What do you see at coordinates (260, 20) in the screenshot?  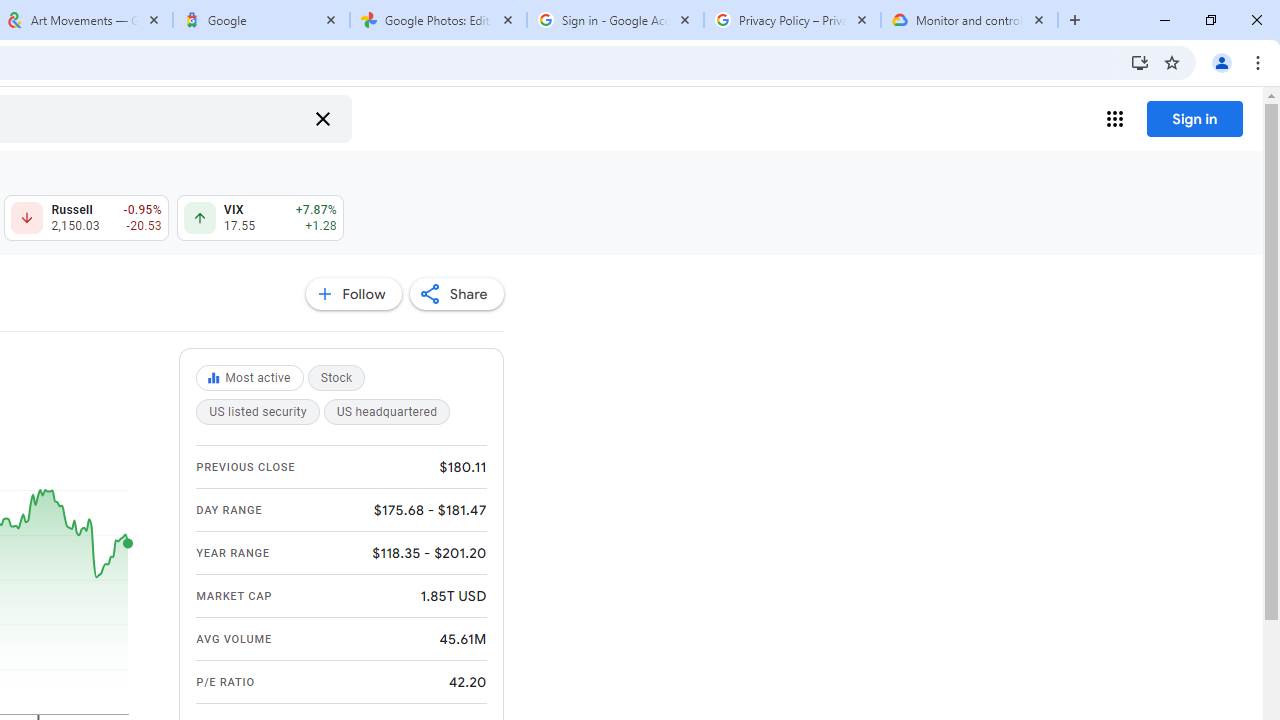 I see `'Google'` at bounding box center [260, 20].